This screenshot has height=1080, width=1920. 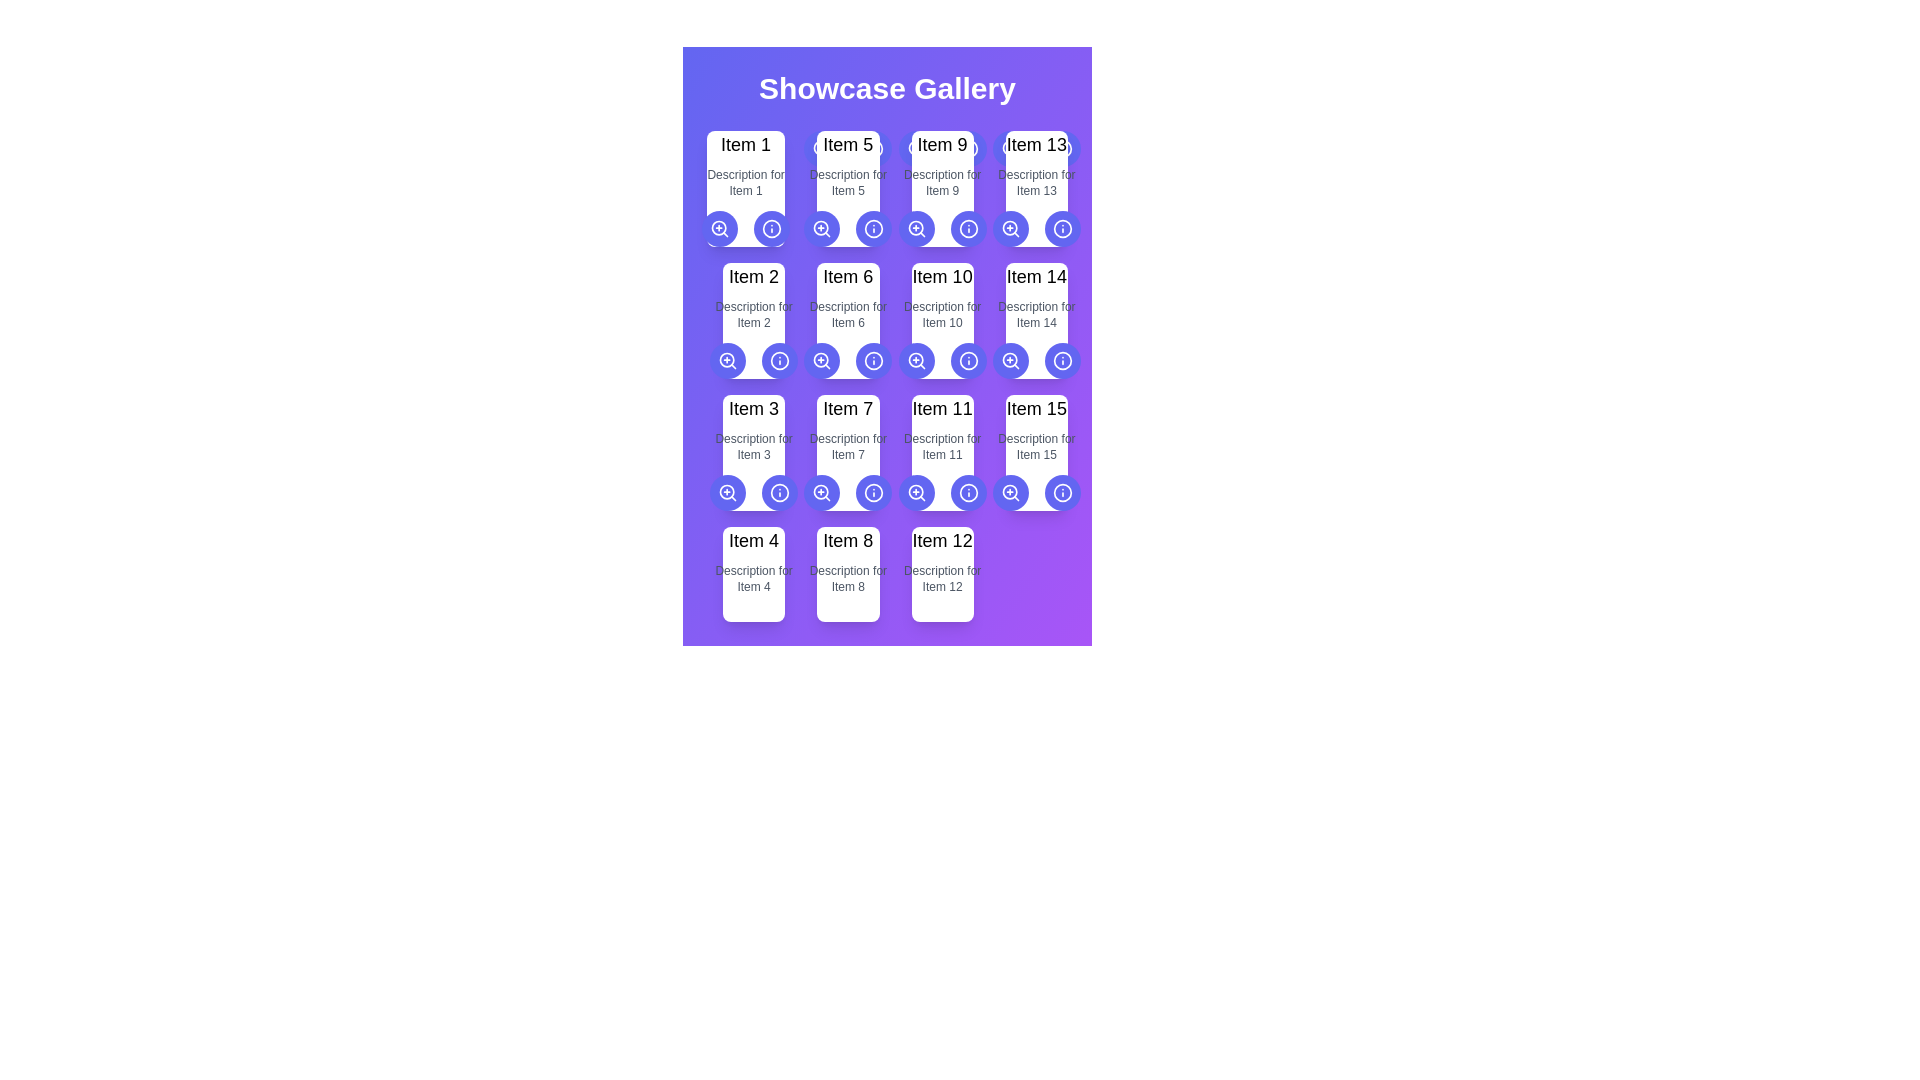 What do you see at coordinates (1061, 227) in the screenshot?
I see `the informational button located directly below 'Item 13' in the grid layout to observe the hover effect` at bounding box center [1061, 227].